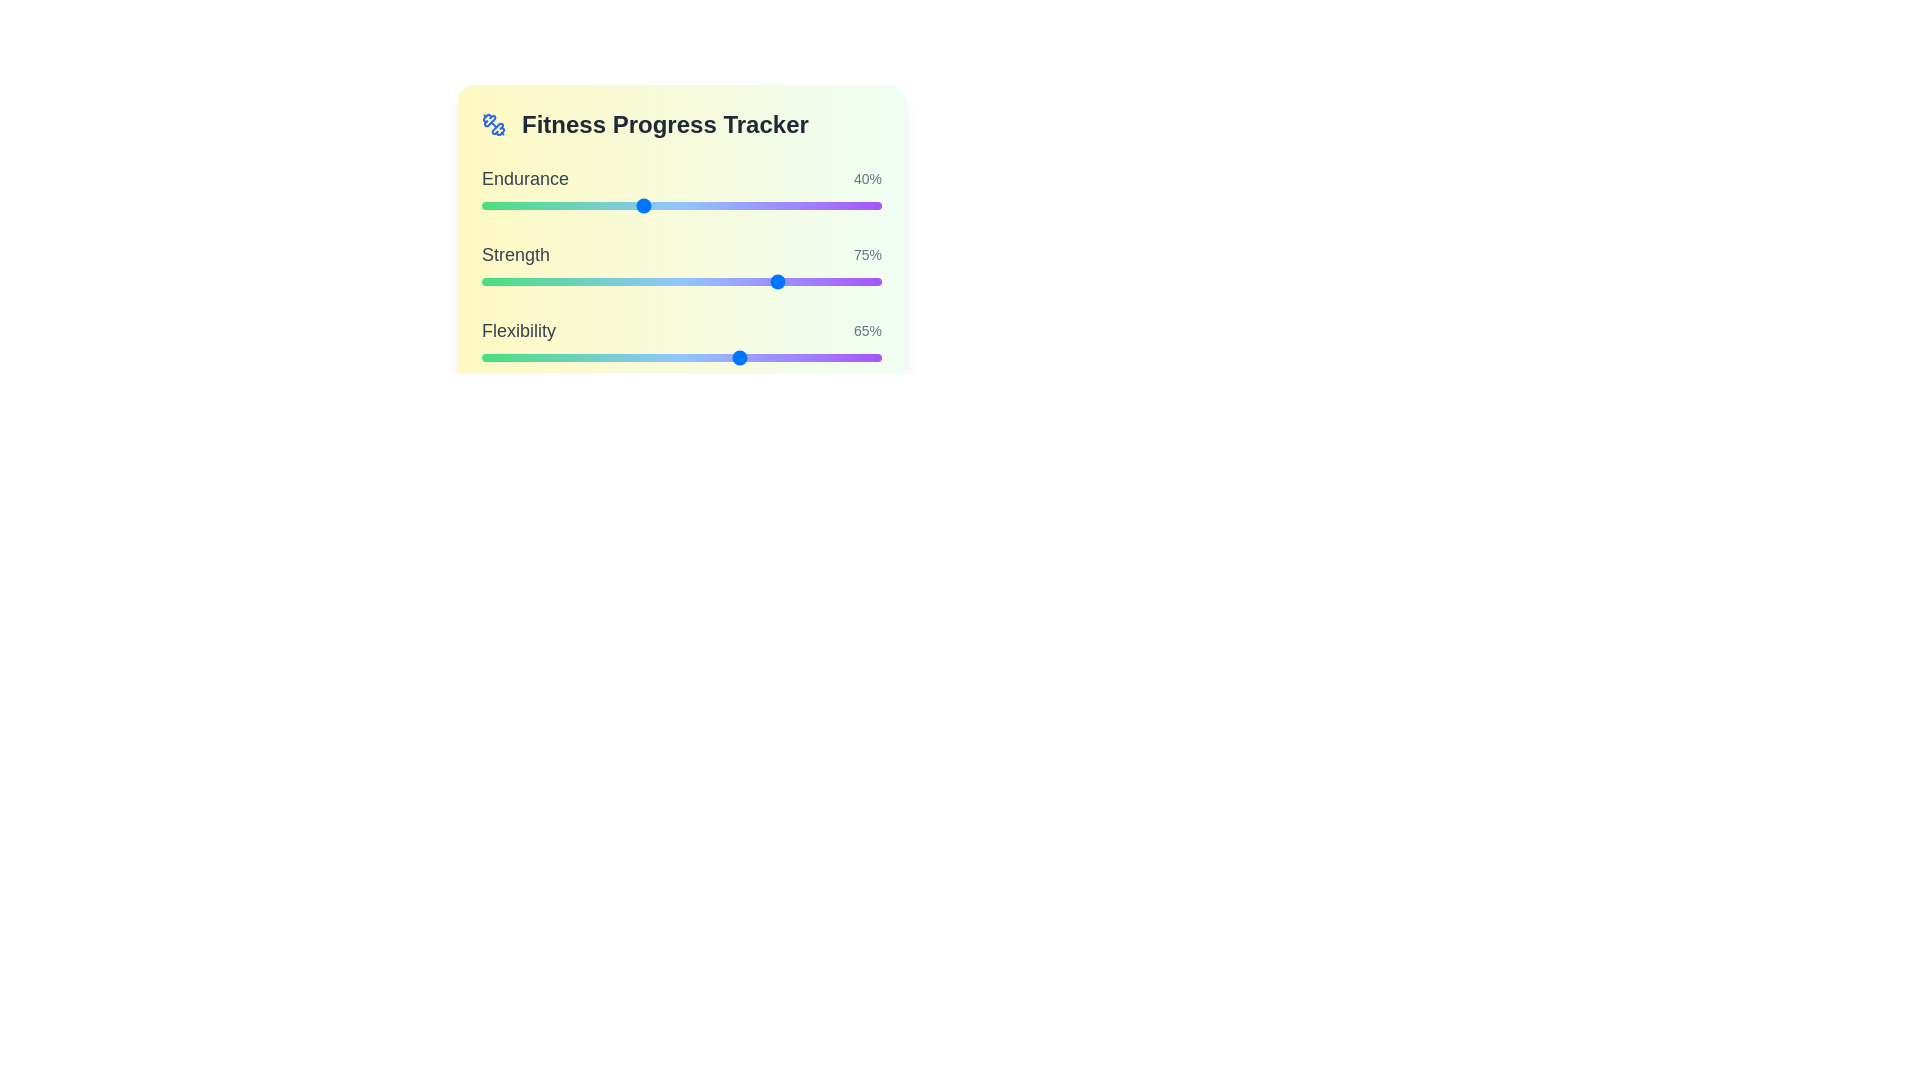  What do you see at coordinates (681, 253) in the screenshot?
I see `the textual display showing 'Strength' with a percentage of '75%' in the Fitness Progress Tracker interface, which is located between 'Endurance' and 'Flexibility'` at bounding box center [681, 253].